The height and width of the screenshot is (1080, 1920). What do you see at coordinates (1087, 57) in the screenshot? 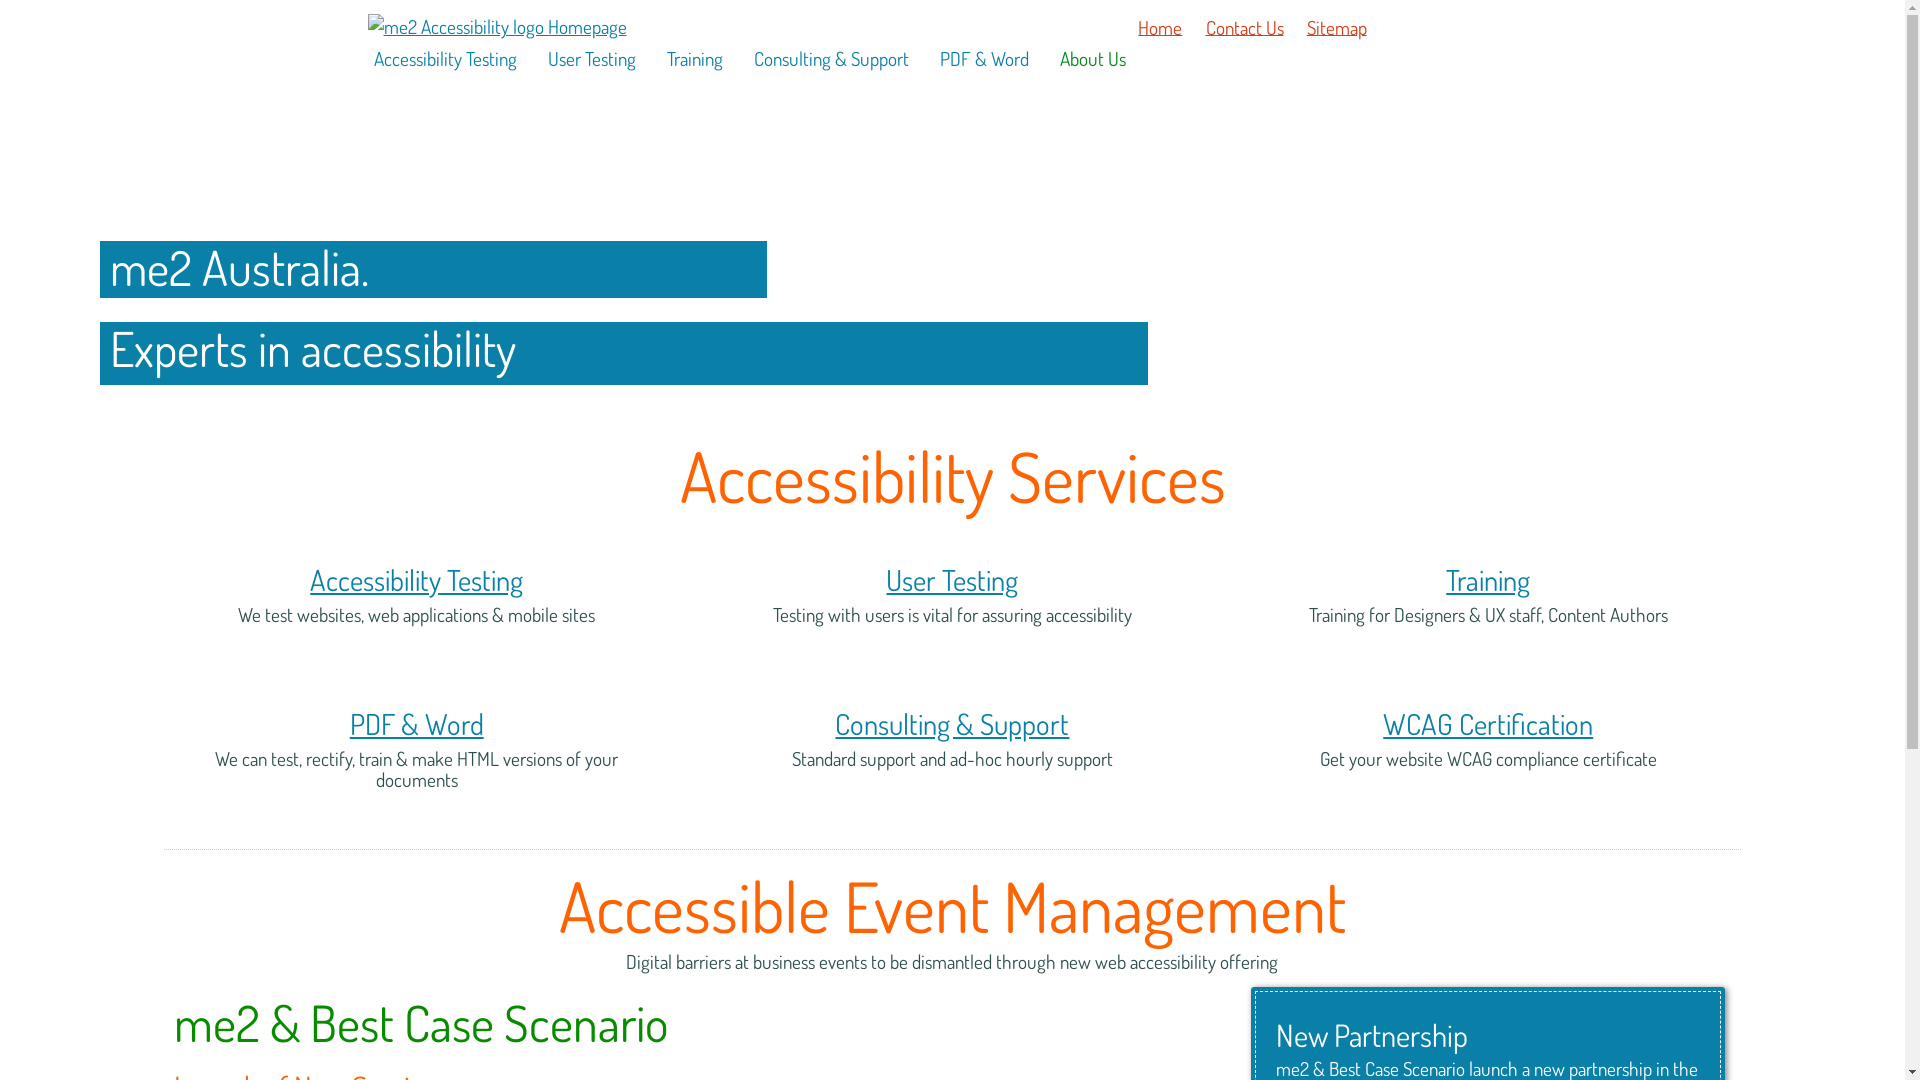
I see `'About Us'` at bounding box center [1087, 57].